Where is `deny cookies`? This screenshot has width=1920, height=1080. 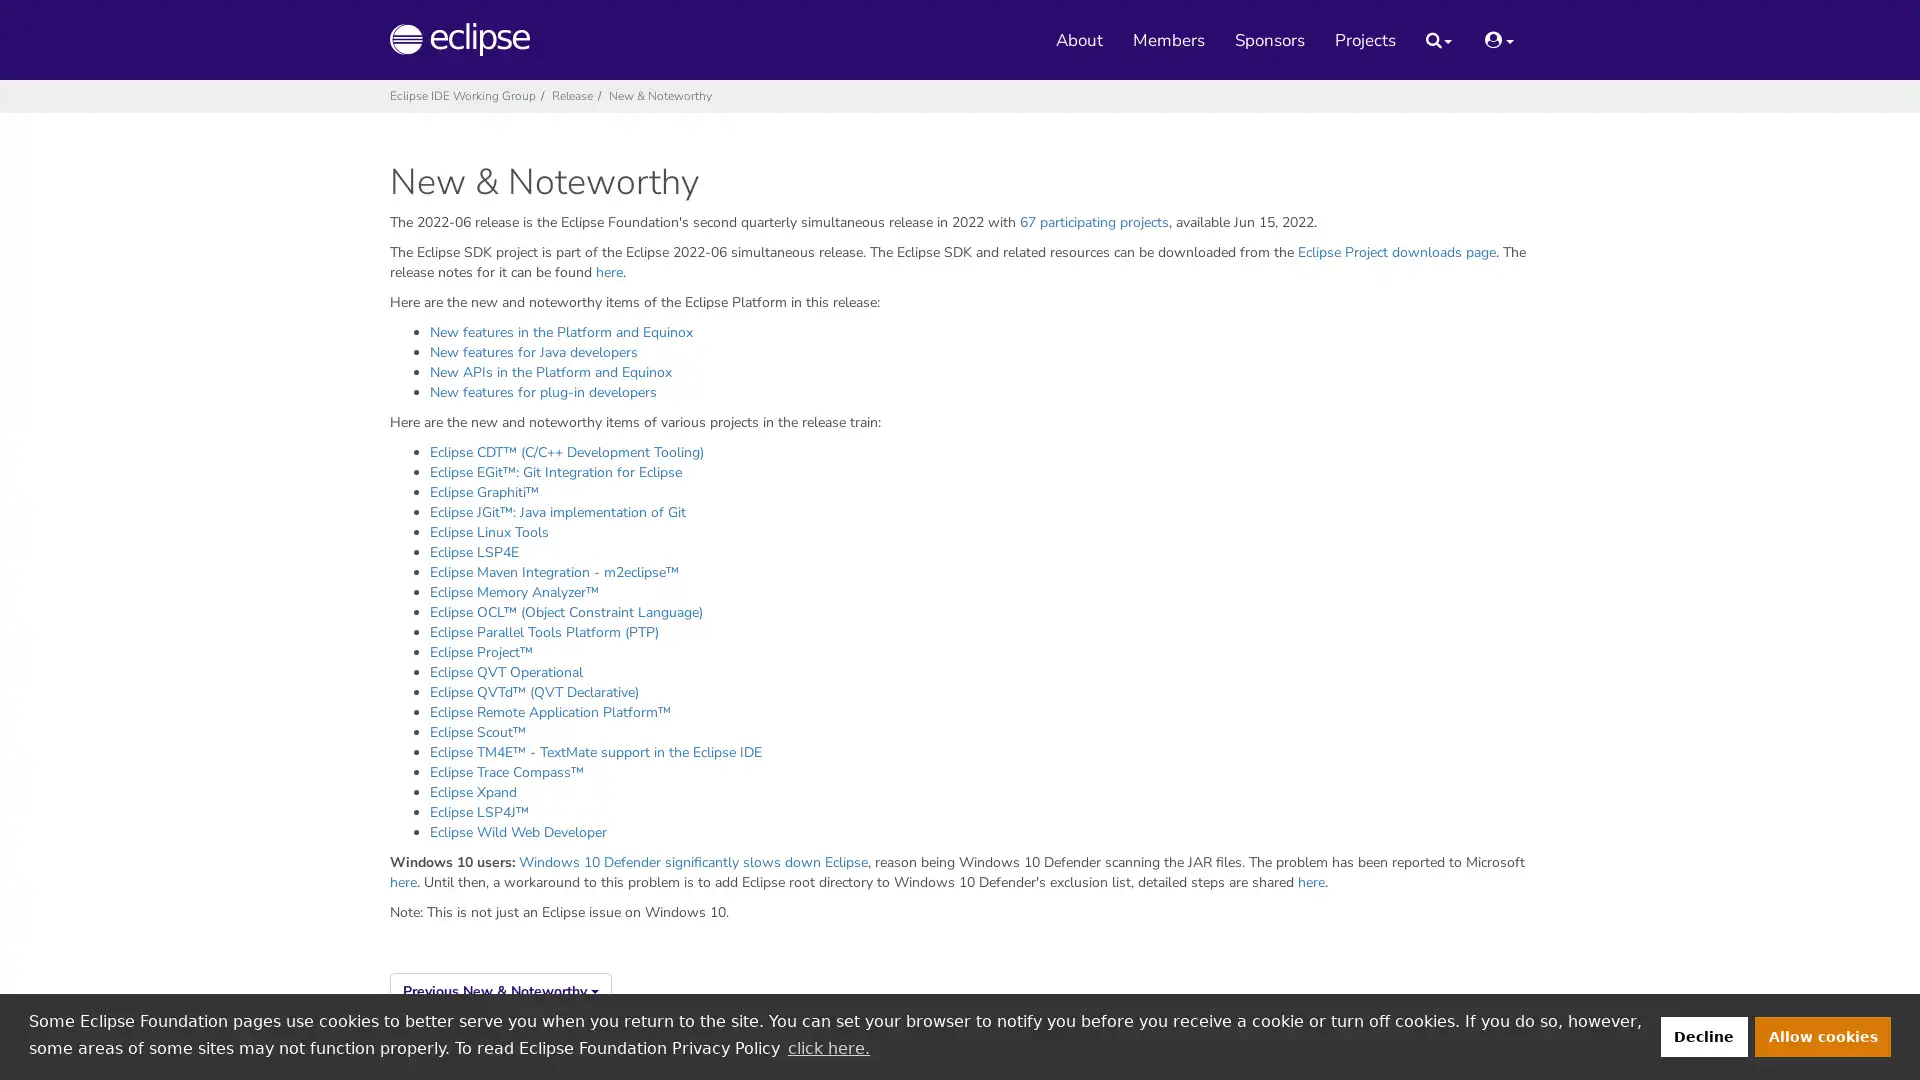 deny cookies is located at coordinates (1702, 1035).